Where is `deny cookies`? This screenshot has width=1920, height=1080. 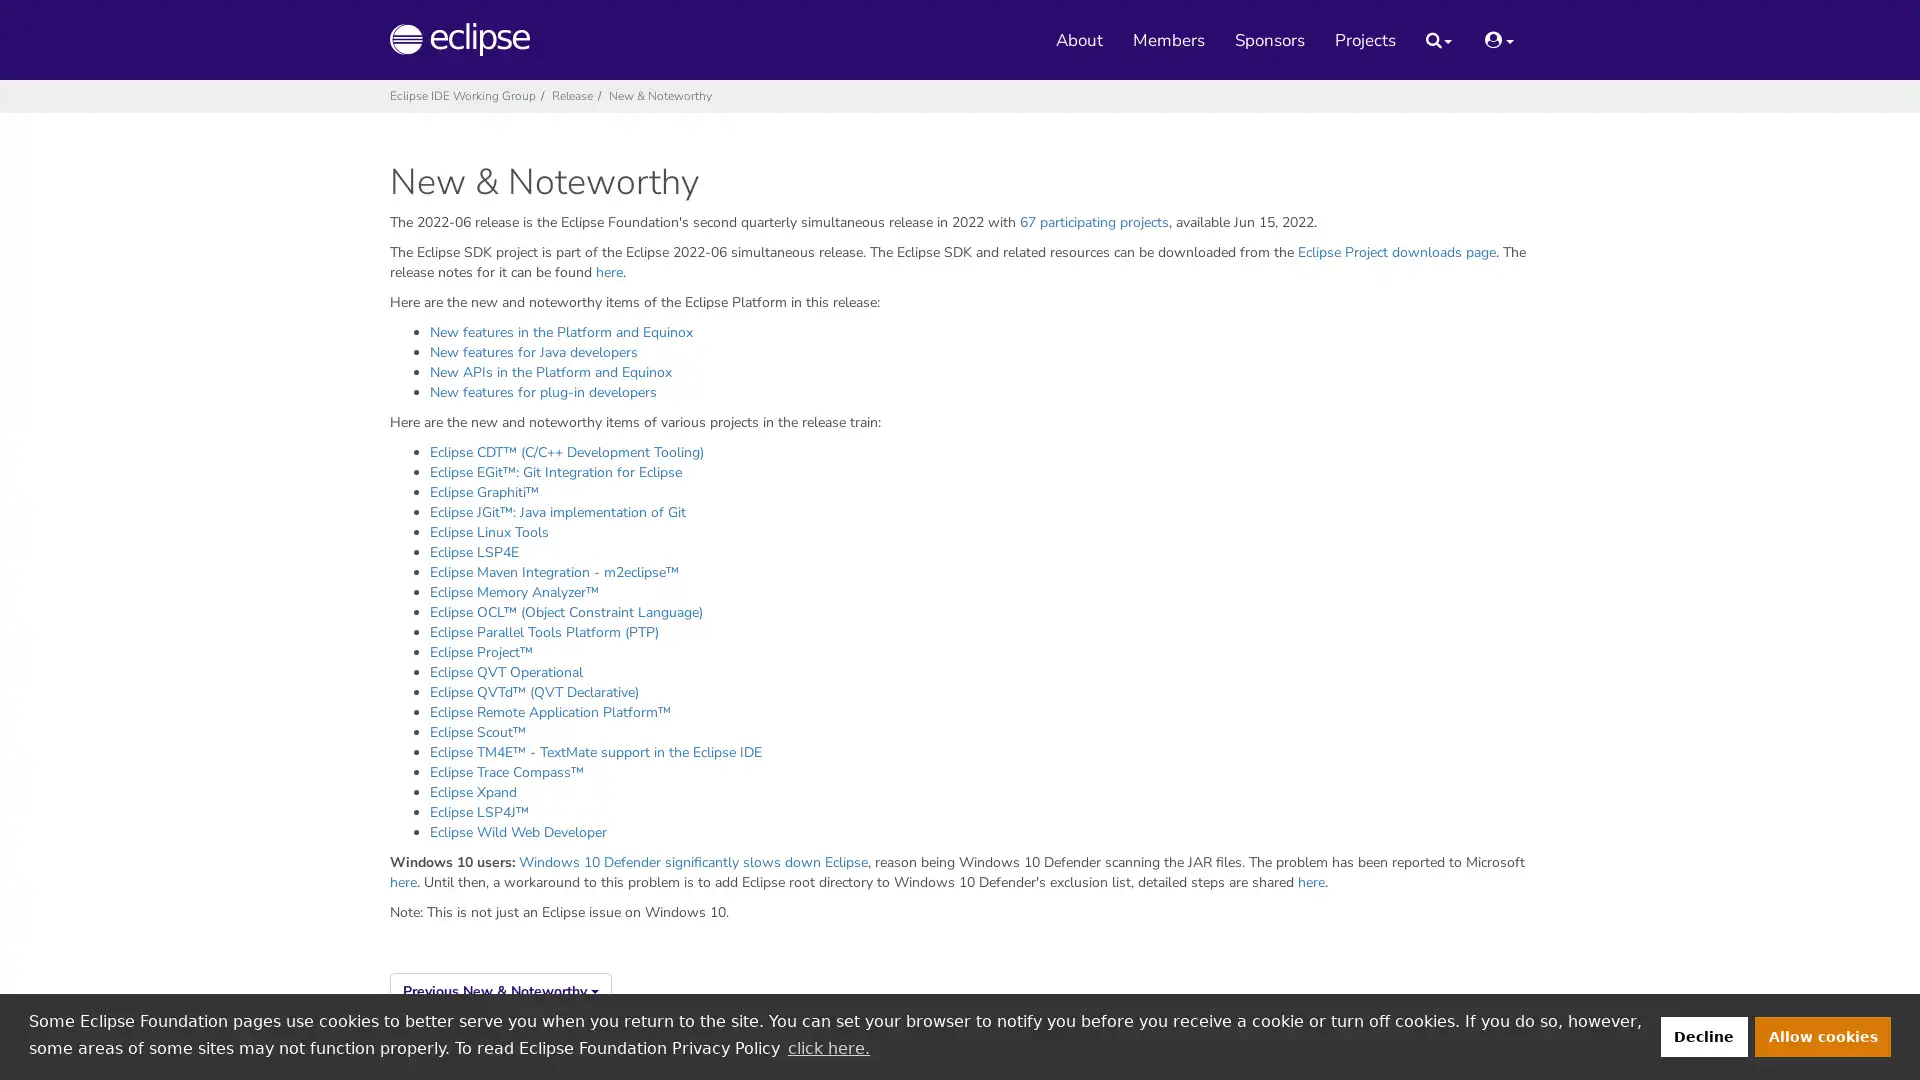 deny cookies is located at coordinates (1702, 1035).